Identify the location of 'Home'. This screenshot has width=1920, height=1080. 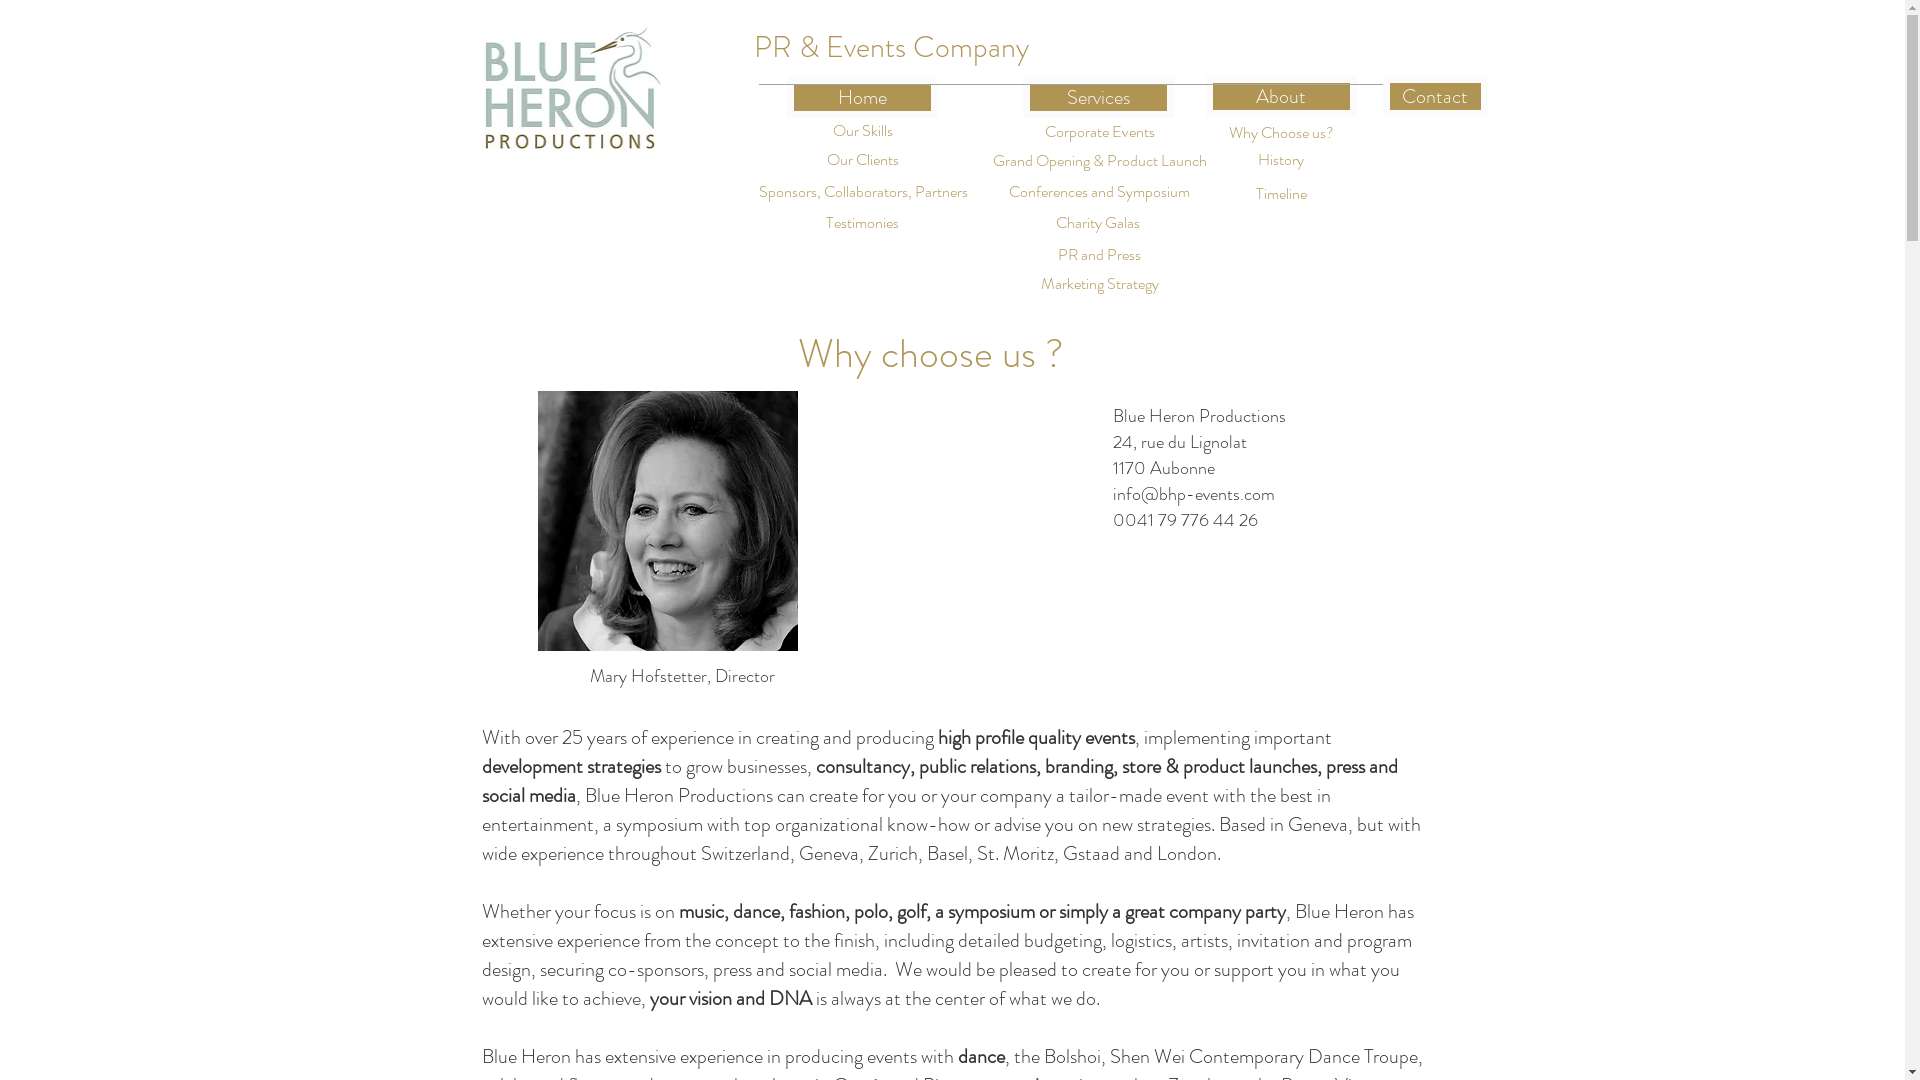
(785, 97).